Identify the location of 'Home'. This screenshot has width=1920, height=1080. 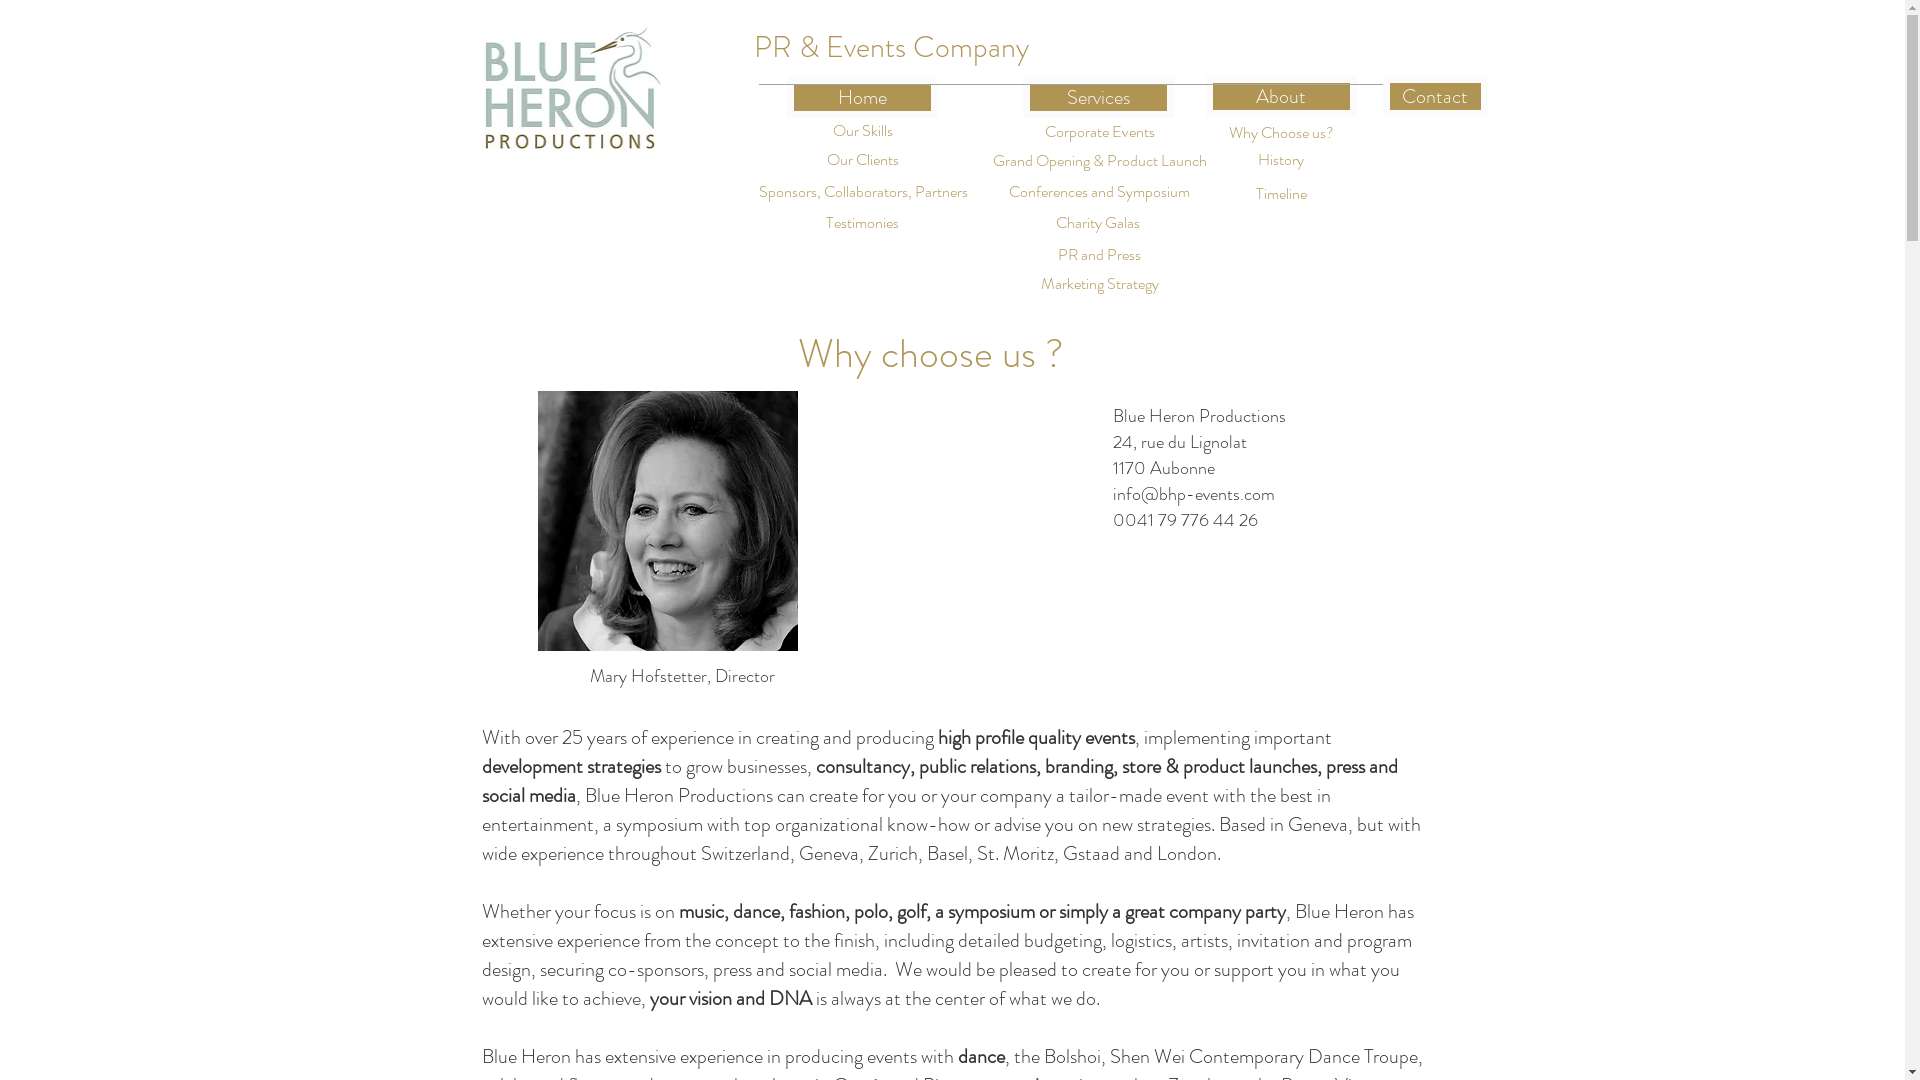
(785, 97).